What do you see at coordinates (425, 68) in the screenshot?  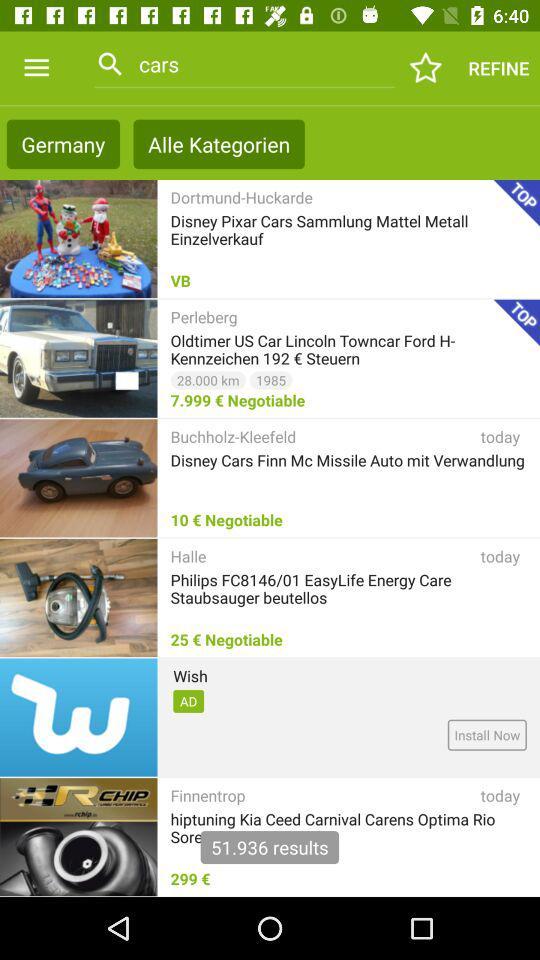 I see `item next to the cars` at bounding box center [425, 68].